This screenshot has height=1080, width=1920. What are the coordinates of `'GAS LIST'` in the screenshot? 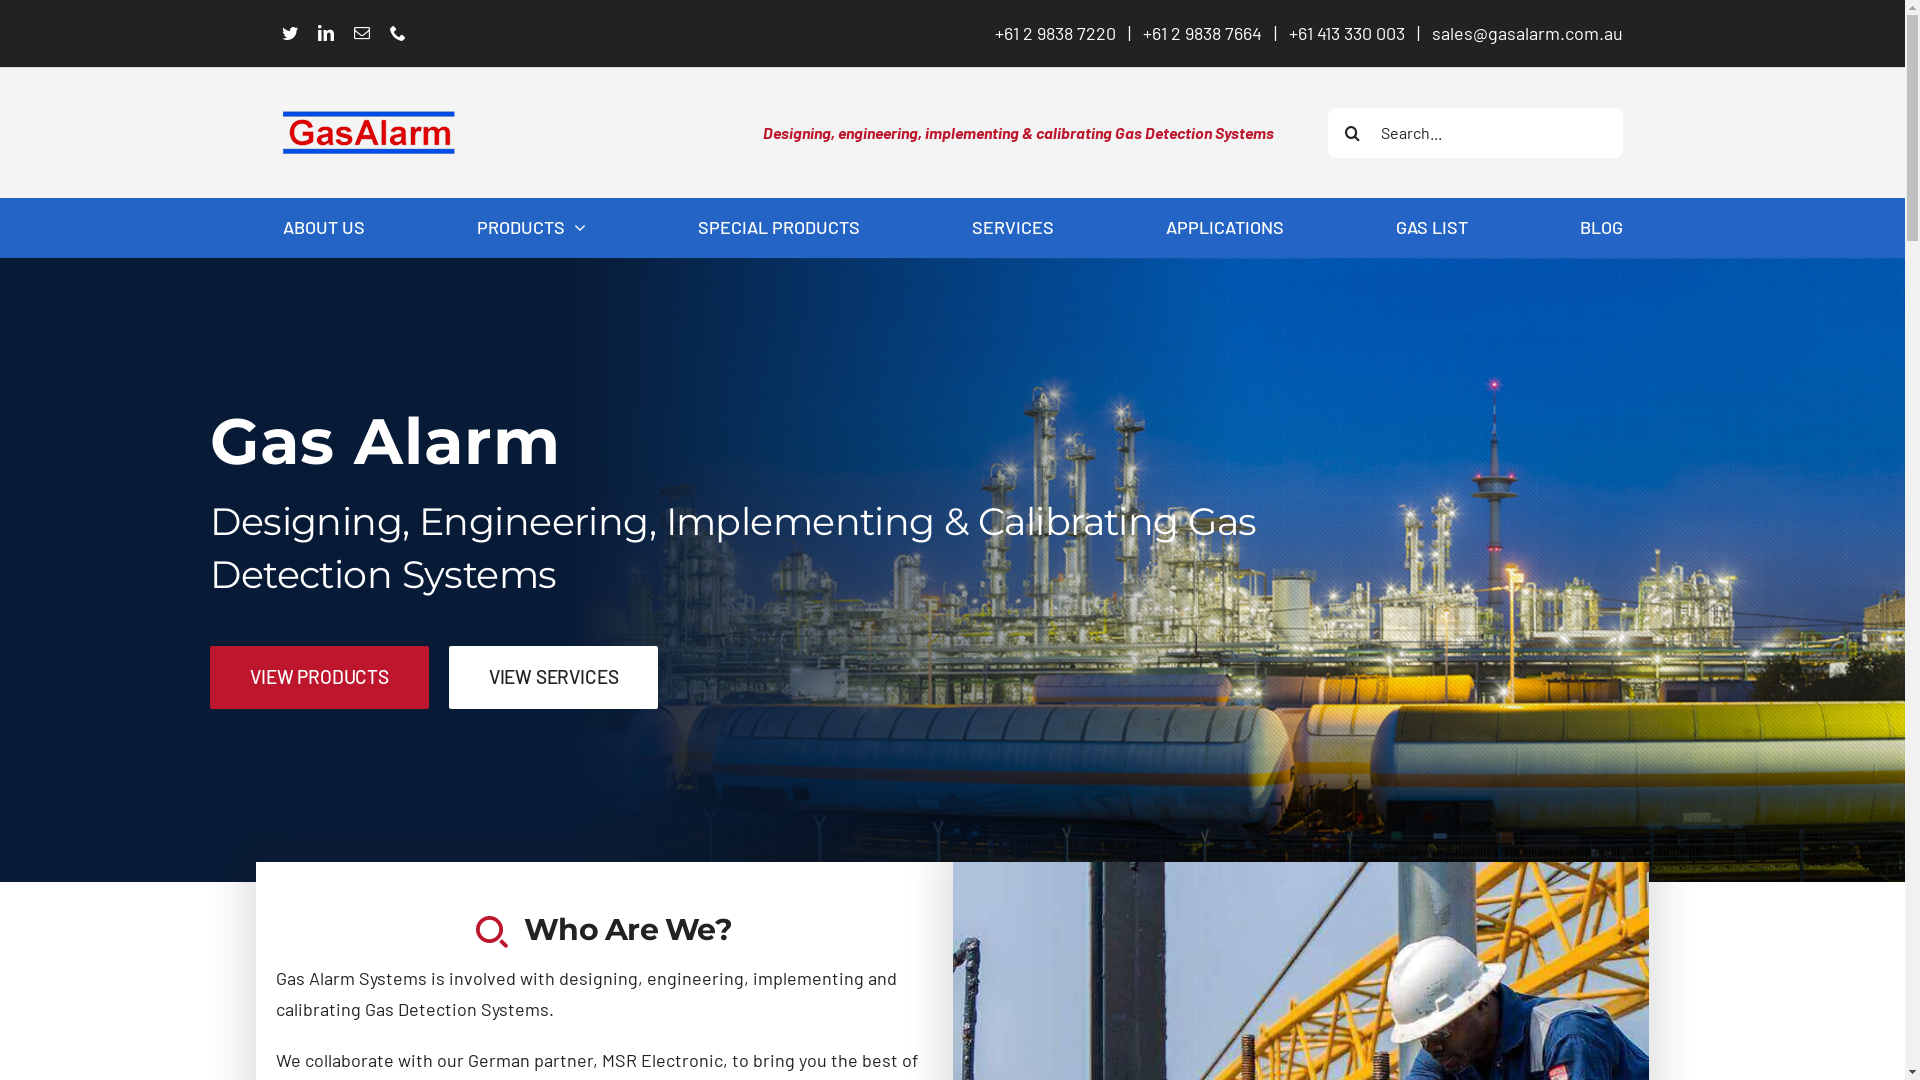 It's located at (1430, 226).